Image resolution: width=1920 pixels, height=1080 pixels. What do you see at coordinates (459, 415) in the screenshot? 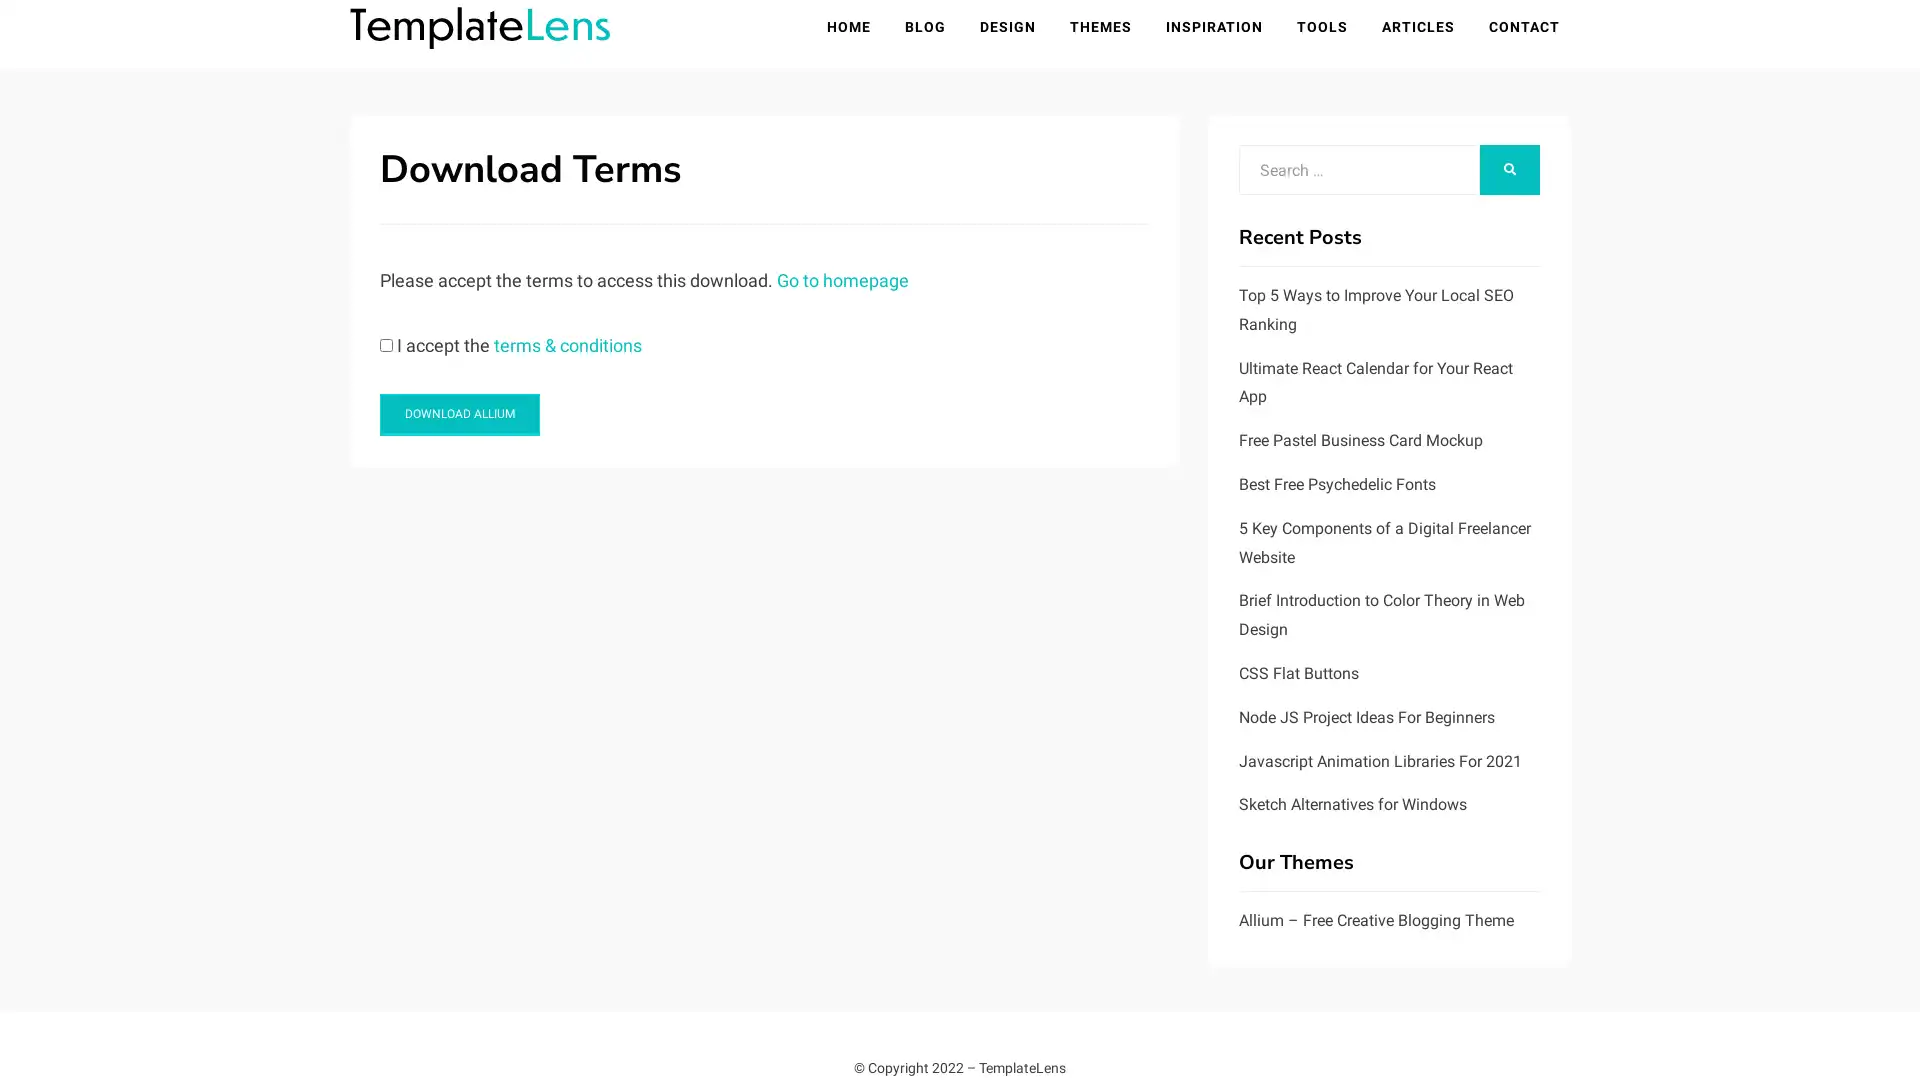
I see `Download Allium` at bounding box center [459, 415].